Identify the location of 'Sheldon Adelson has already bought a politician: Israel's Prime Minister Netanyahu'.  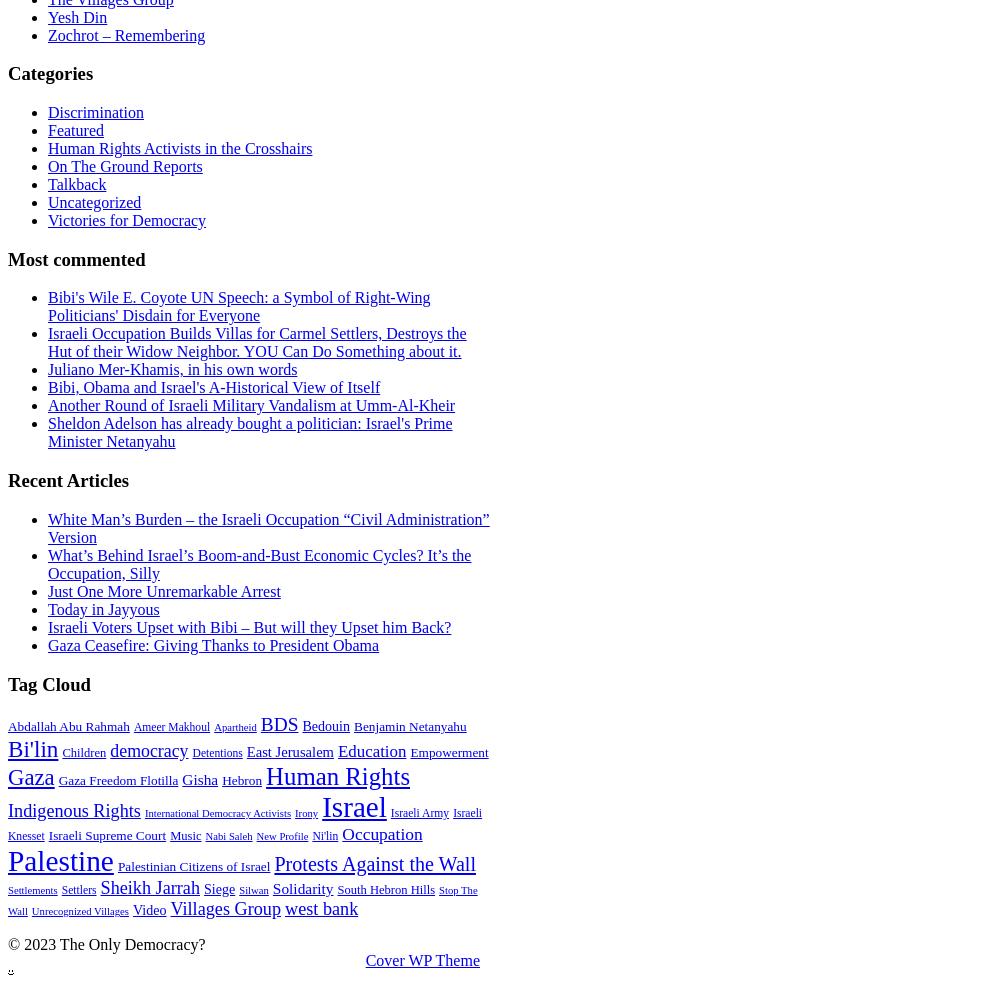
(250, 431).